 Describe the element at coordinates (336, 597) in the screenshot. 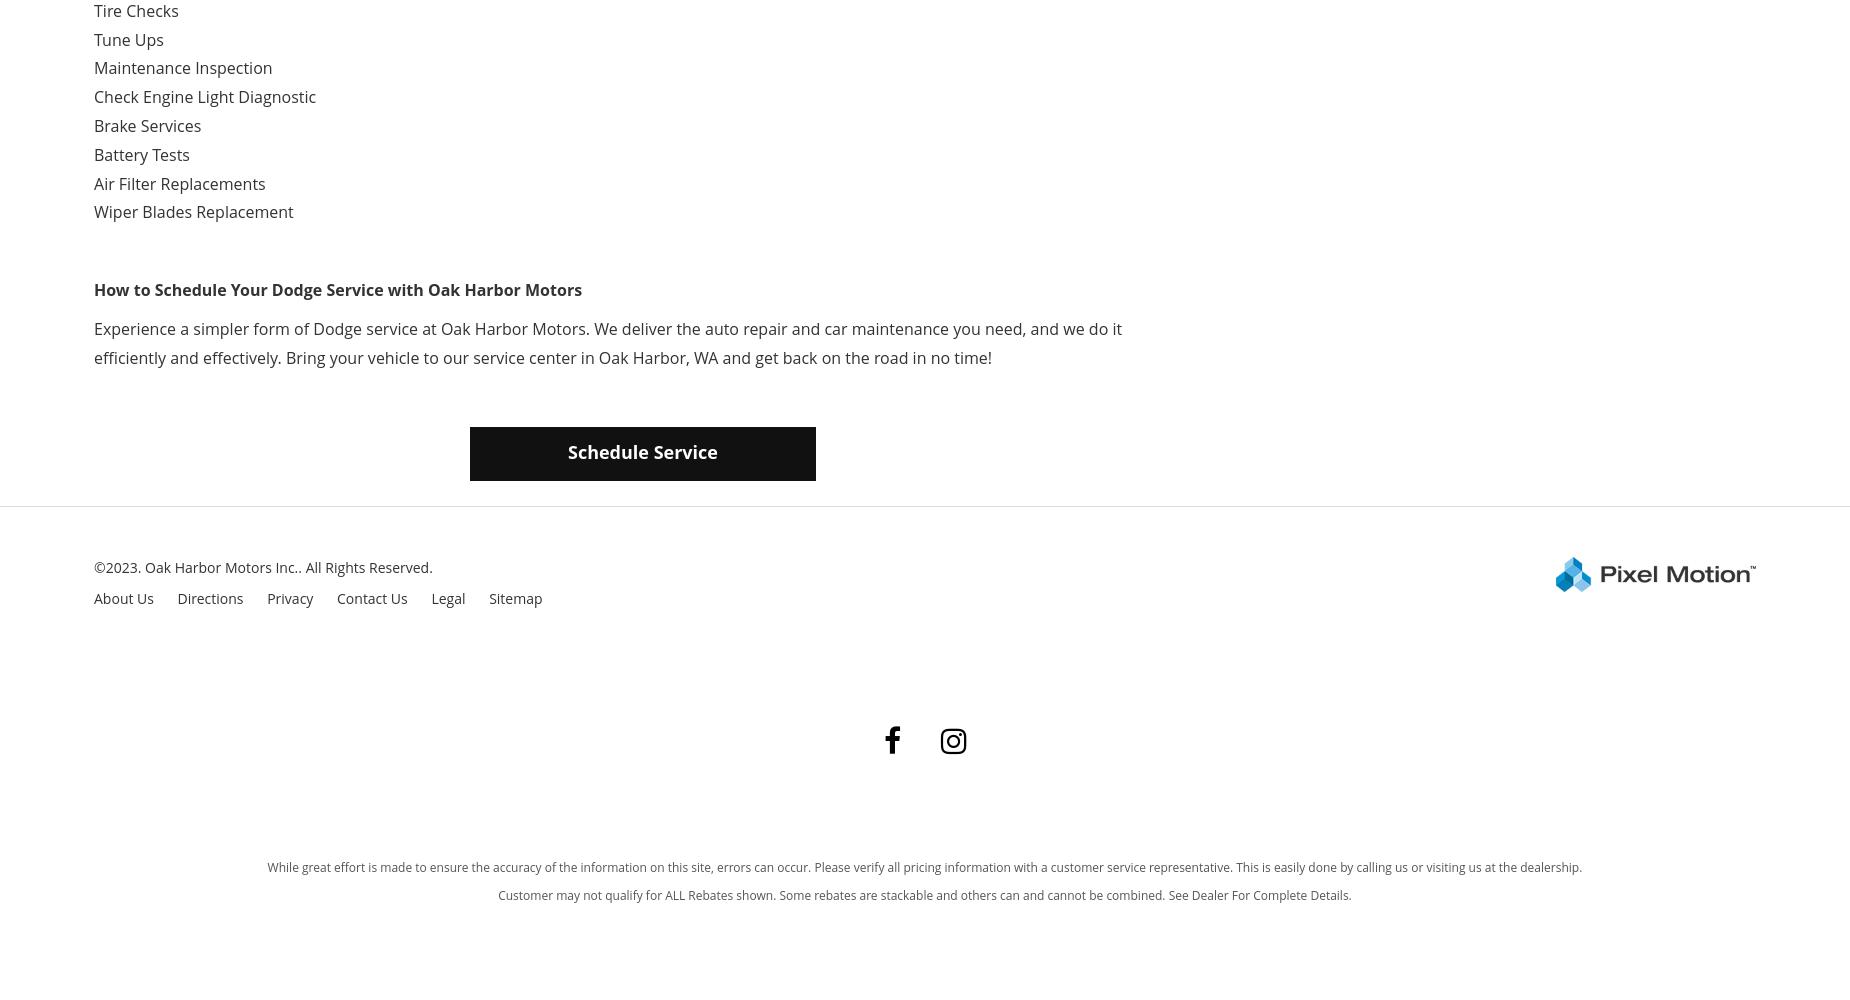

I see `'Contact Us'` at that location.